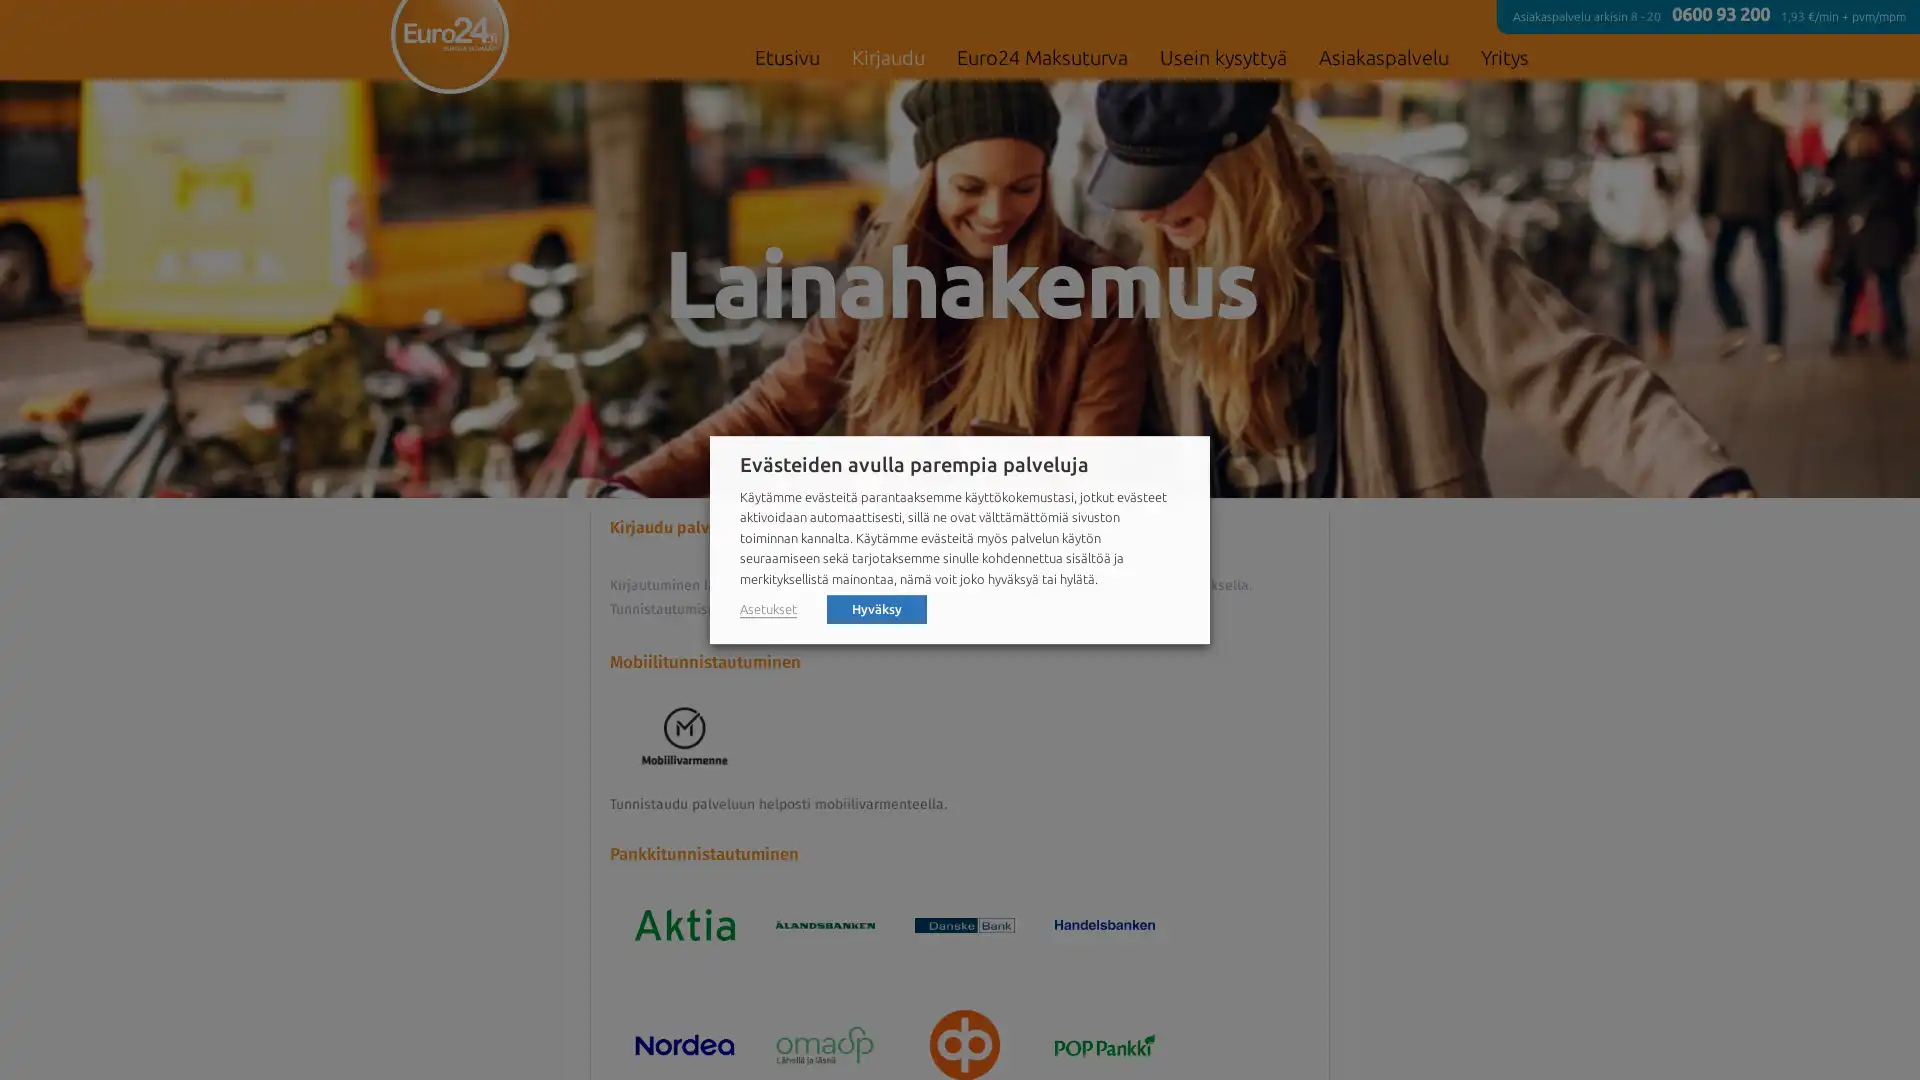 The width and height of the screenshot is (1920, 1080). Describe the element at coordinates (877, 607) in the screenshot. I see `Hyvaksy` at that location.